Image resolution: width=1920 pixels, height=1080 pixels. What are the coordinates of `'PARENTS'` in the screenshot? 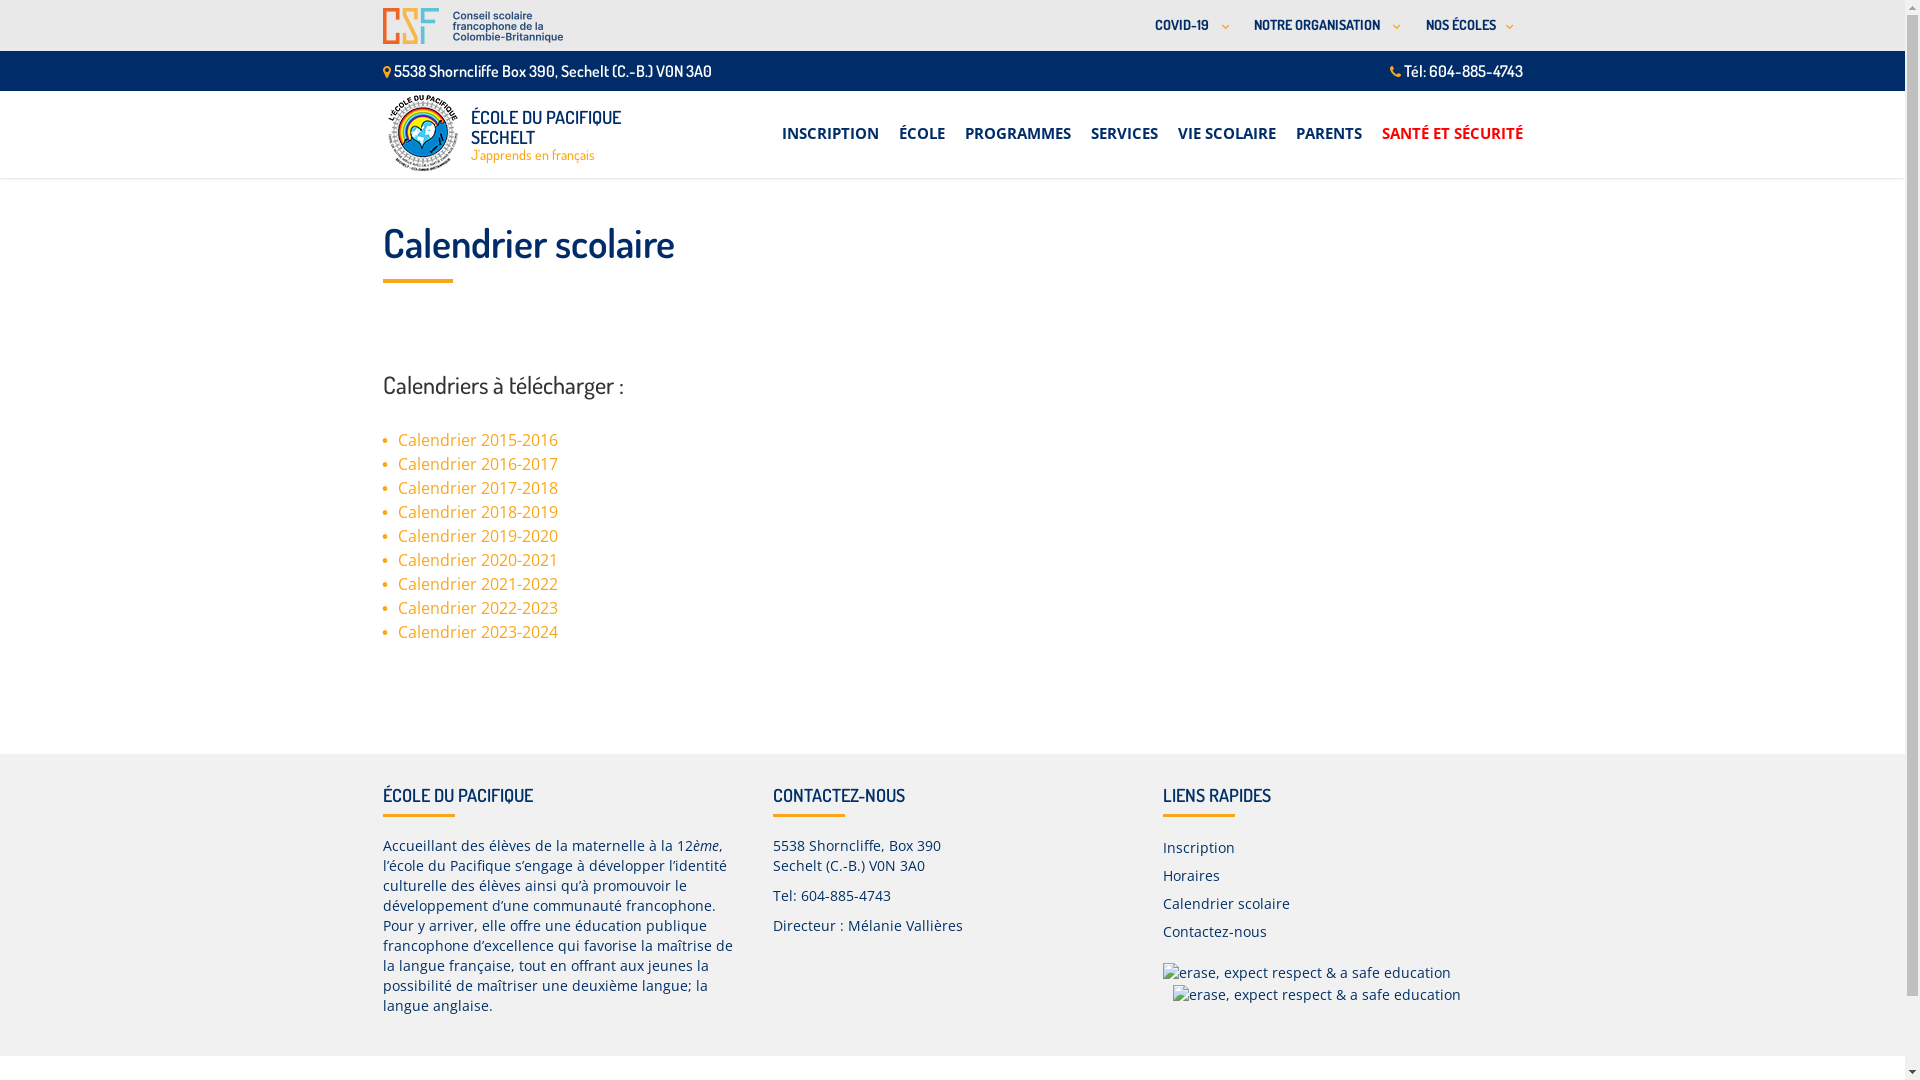 It's located at (1296, 122).